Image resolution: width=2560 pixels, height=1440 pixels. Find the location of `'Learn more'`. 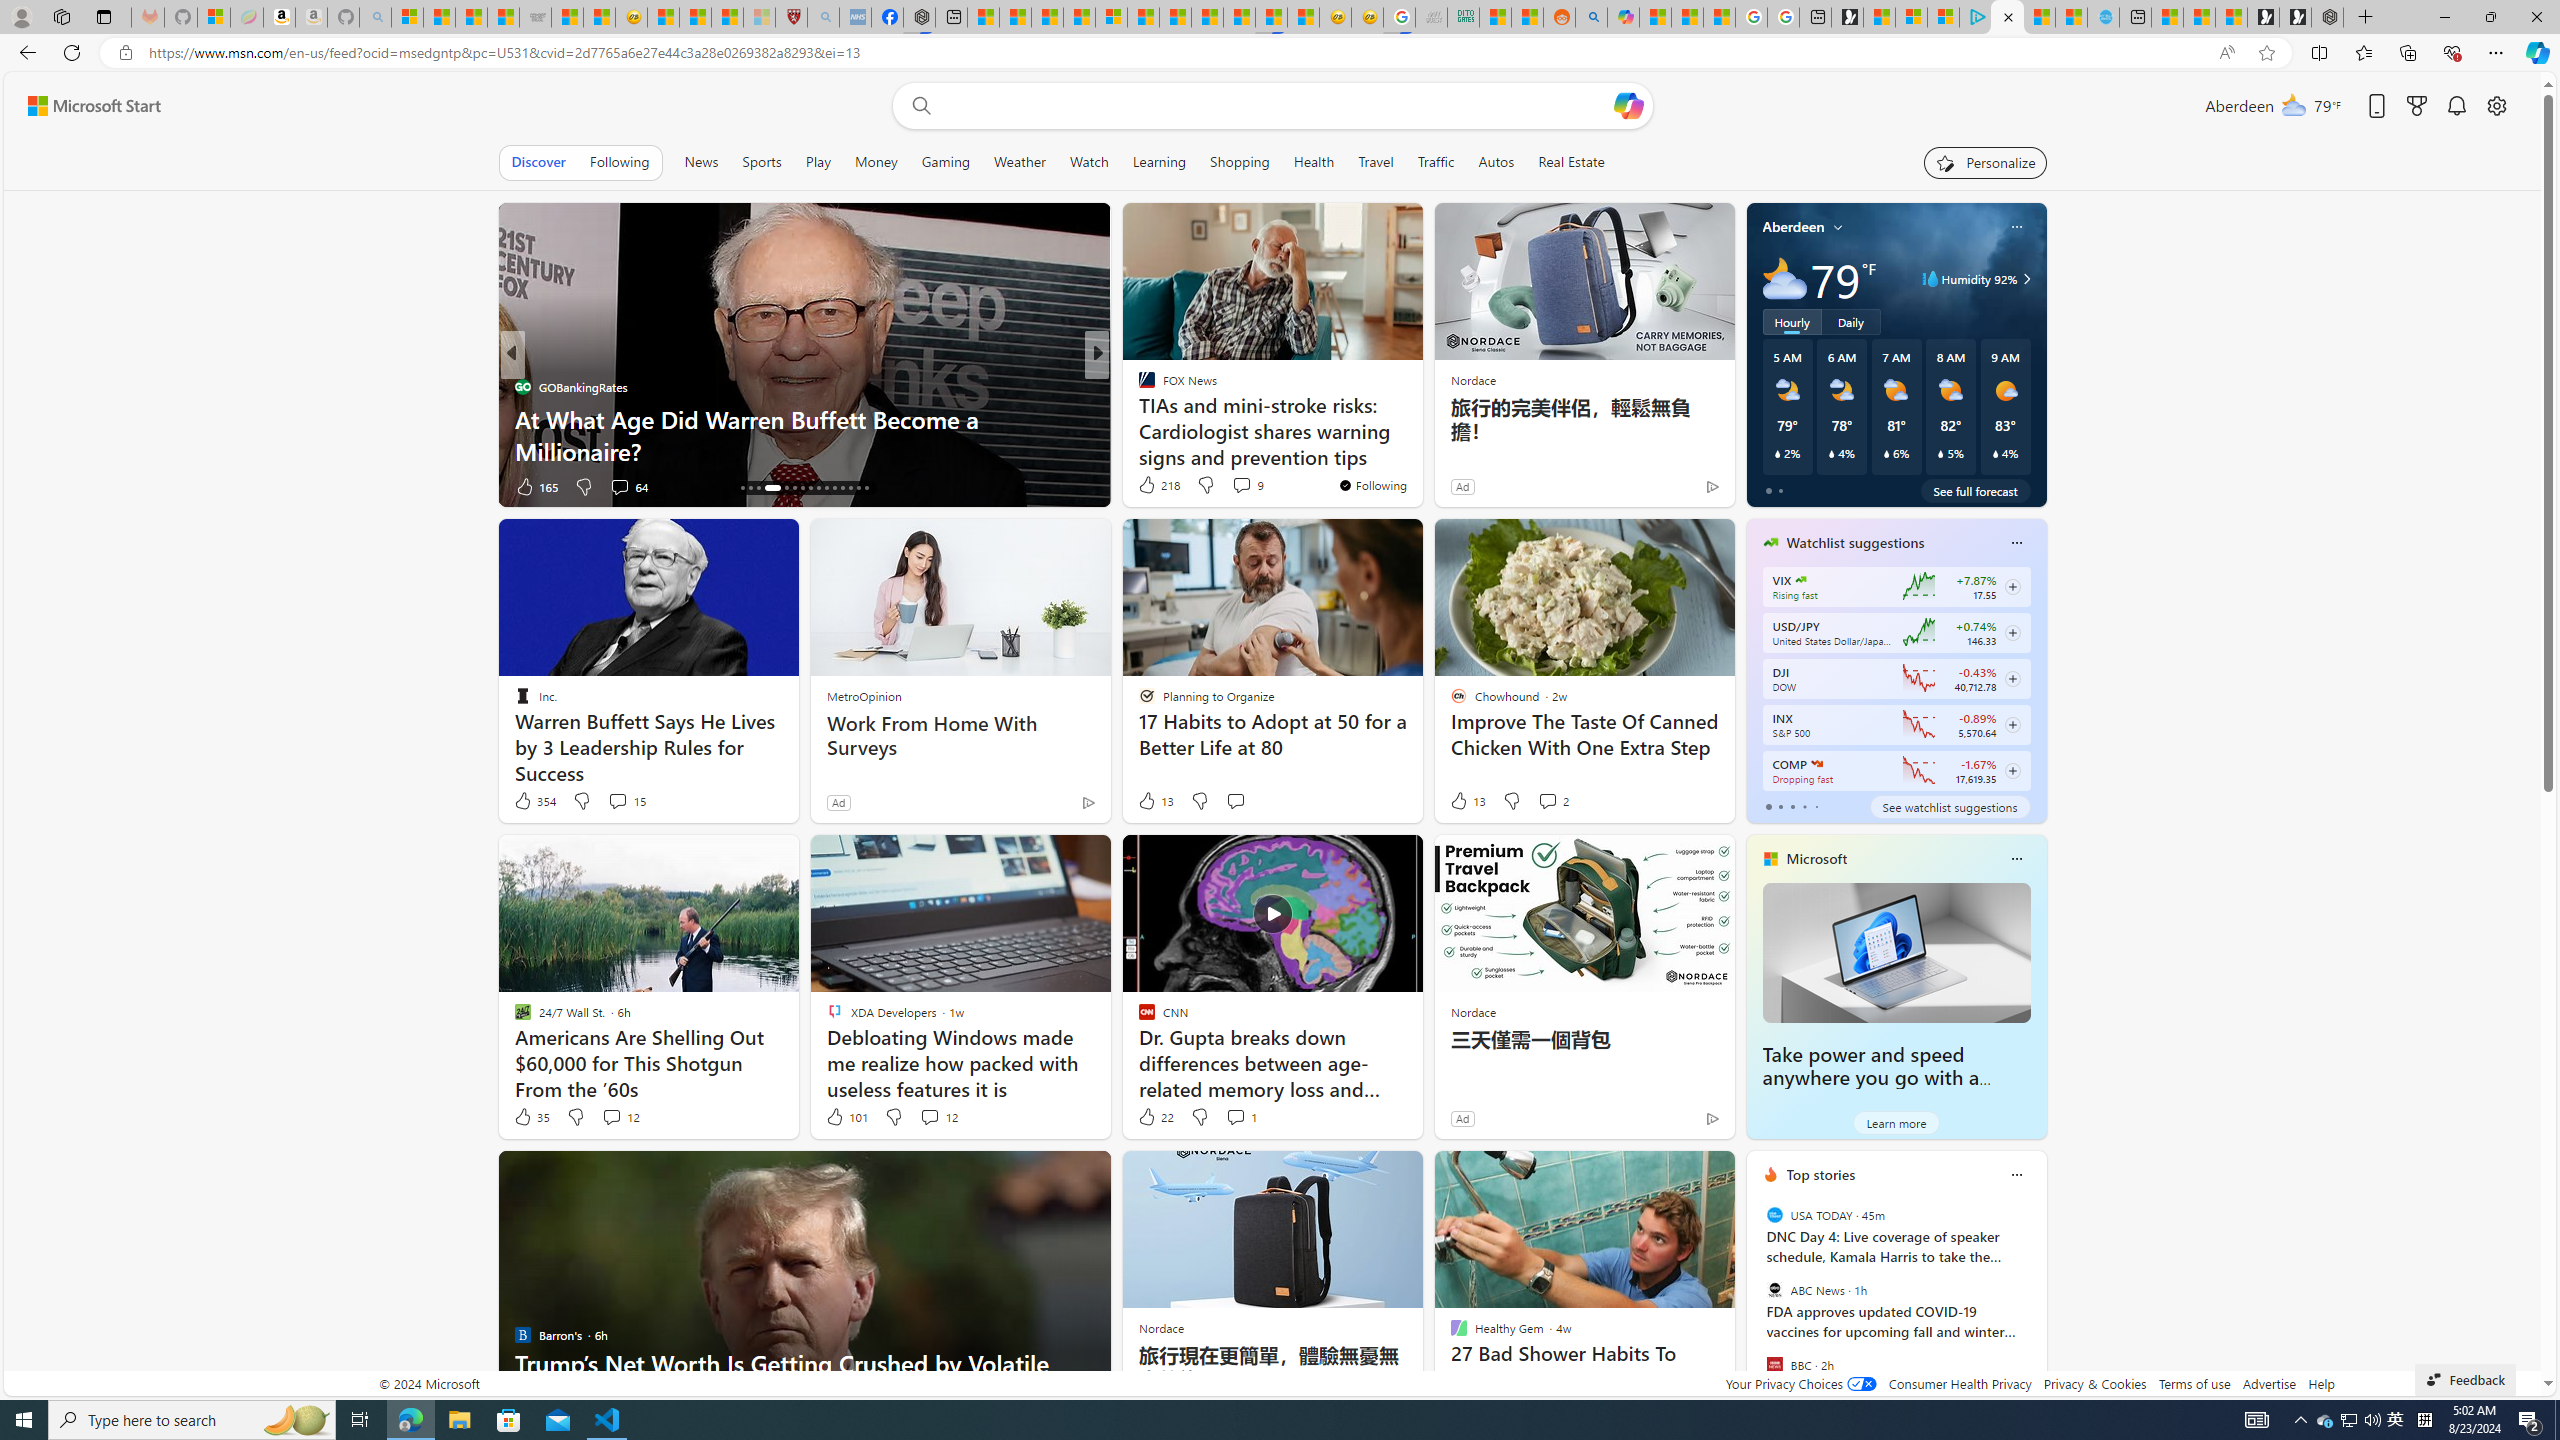

'Learn more' is located at coordinates (1895, 1122).